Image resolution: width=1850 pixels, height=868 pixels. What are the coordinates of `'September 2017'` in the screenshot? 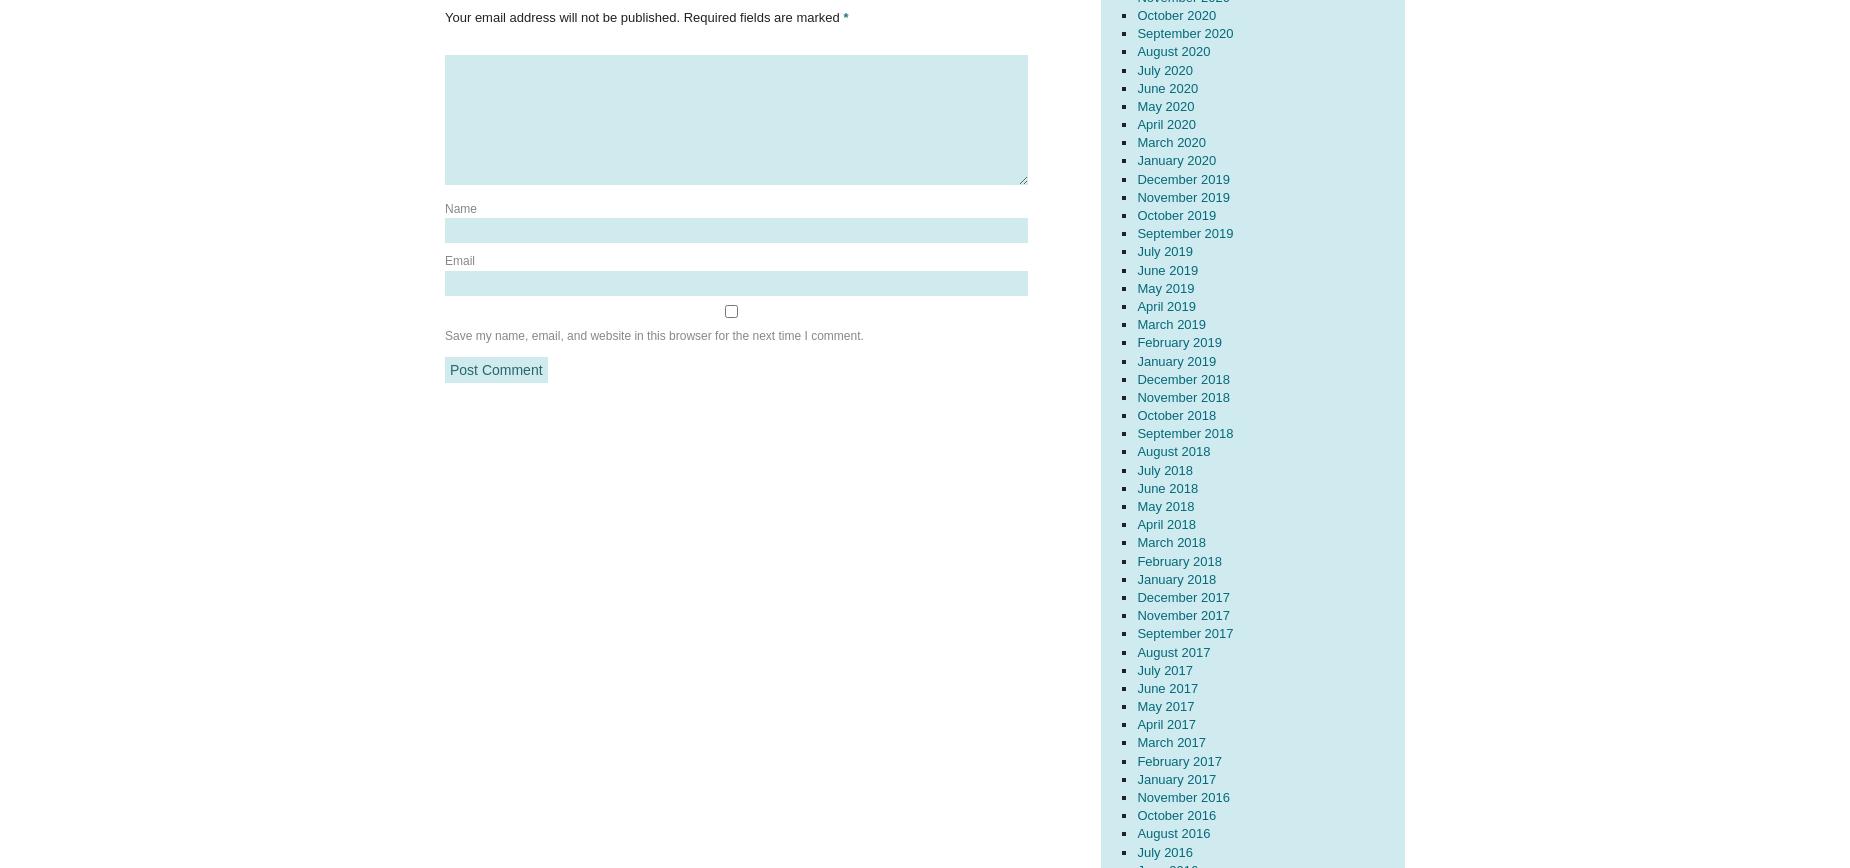 It's located at (1183, 633).